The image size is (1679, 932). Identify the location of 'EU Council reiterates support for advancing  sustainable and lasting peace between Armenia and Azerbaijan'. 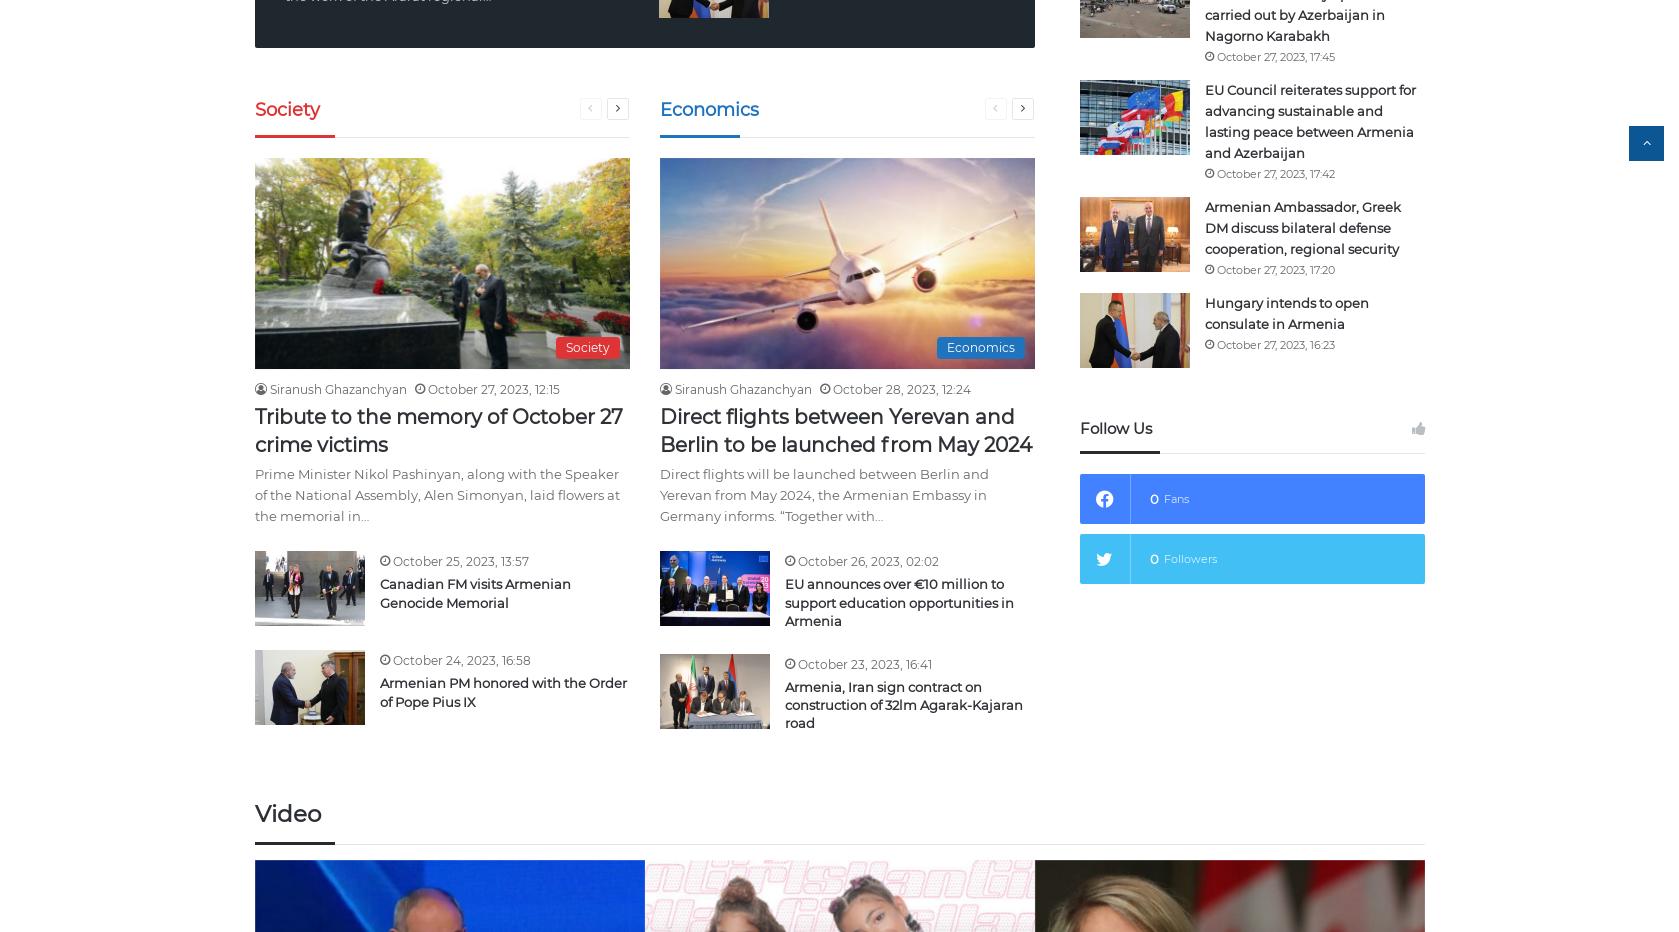
(1308, 119).